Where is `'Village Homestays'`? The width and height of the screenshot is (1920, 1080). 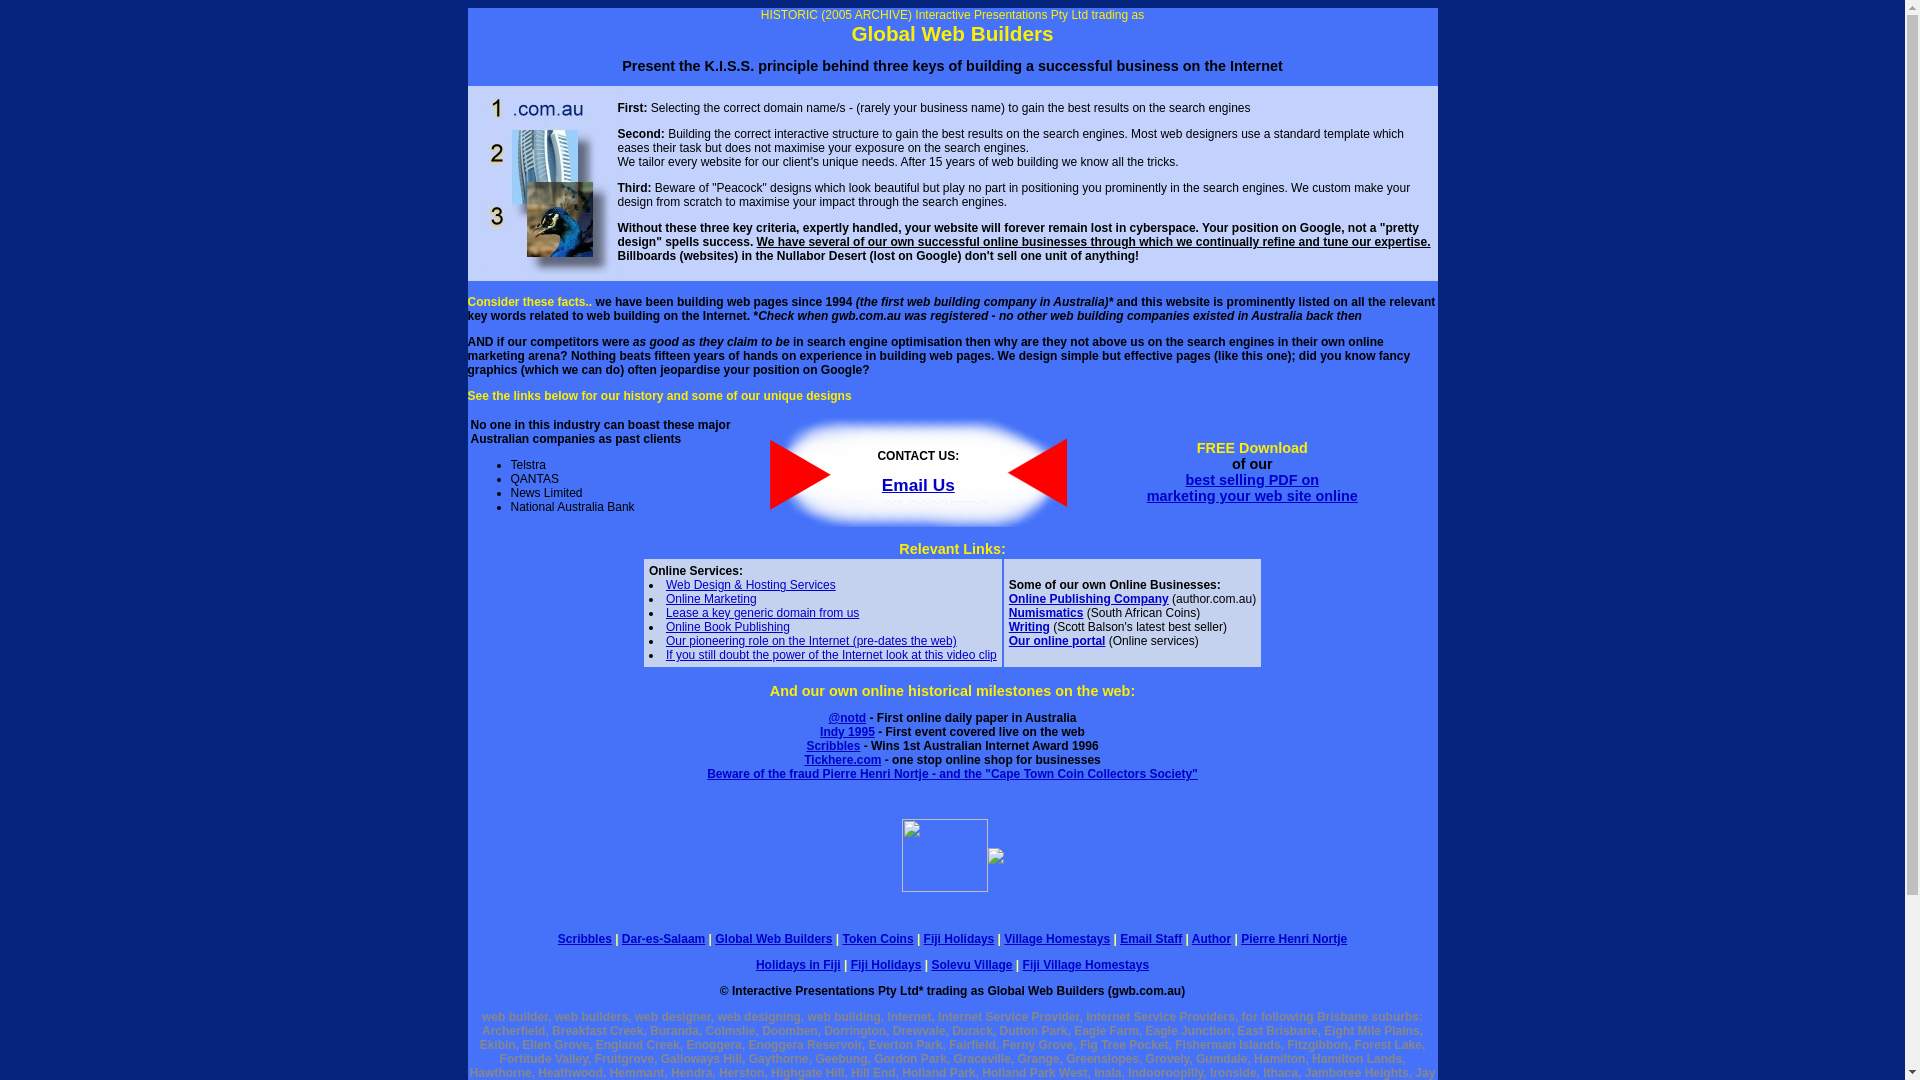 'Village Homestays' is located at coordinates (1055, 938).